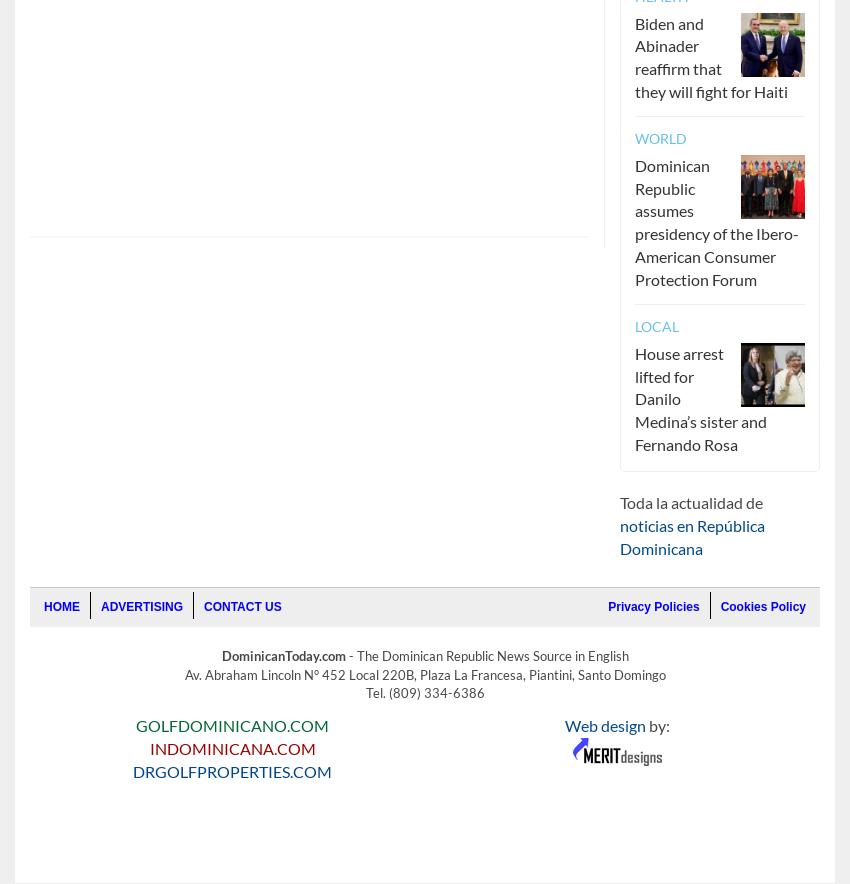  I want to click on 'Privacy Policies', so click(653, 607).